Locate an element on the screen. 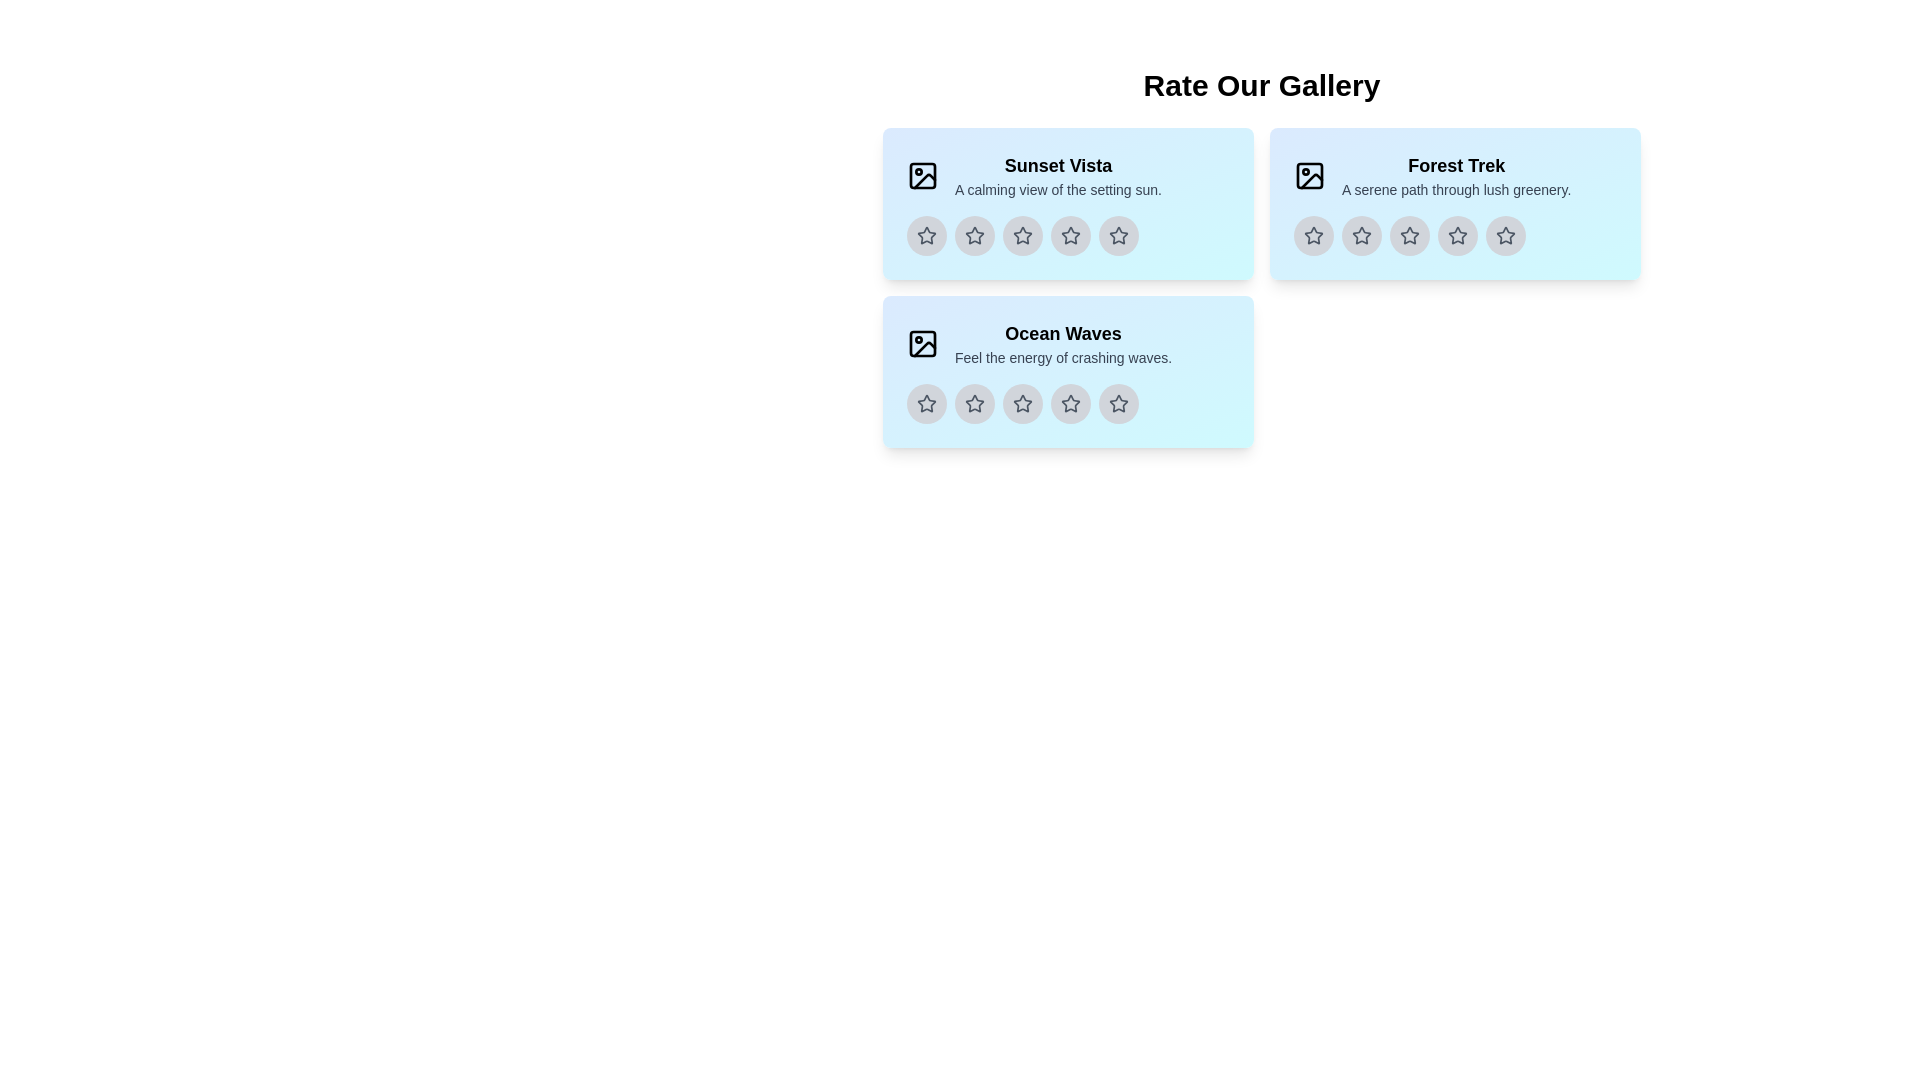 This screenshot has height=1080, width=1920. the second star rating button for 'Sunset Vista' is located at coordinates (974, 234).